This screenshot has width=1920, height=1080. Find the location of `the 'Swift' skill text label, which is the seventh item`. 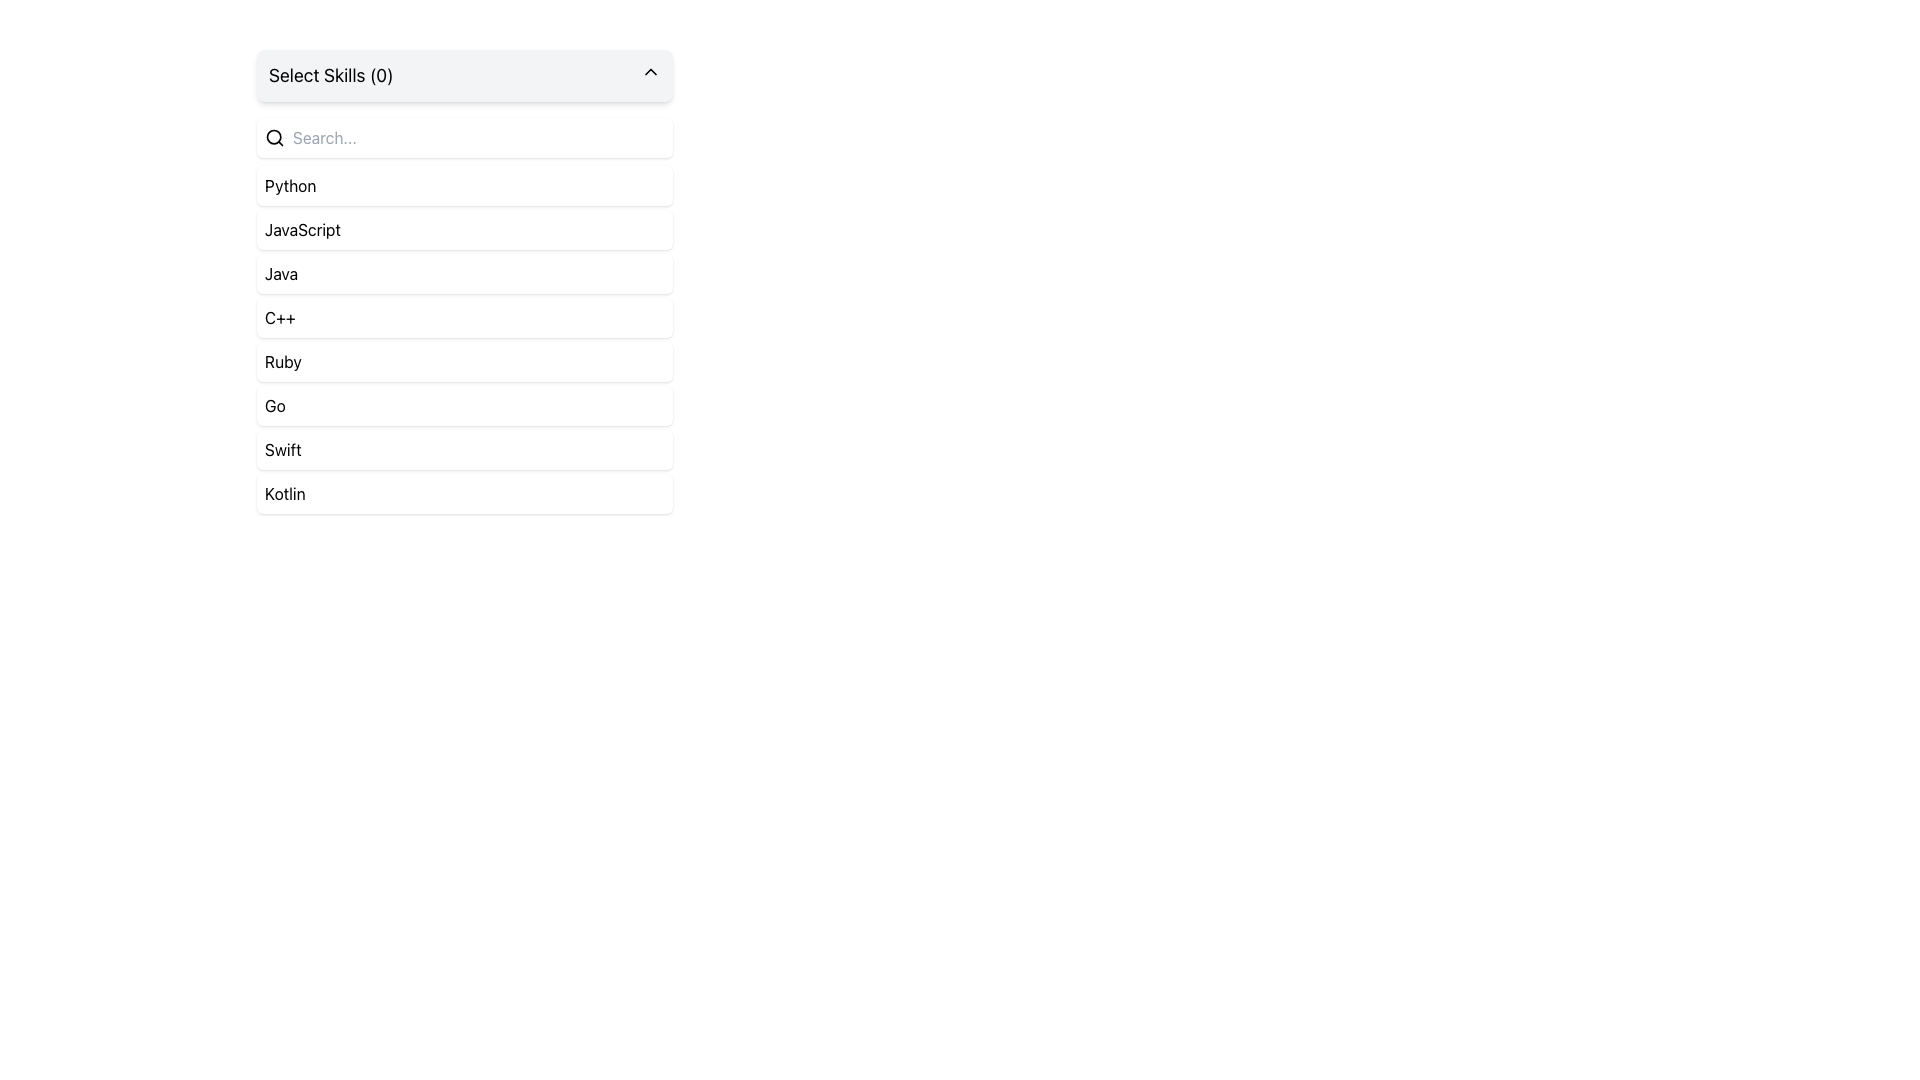

the 'Swift' skill text label, which is the seventh item is located at coordinates (282, 450).